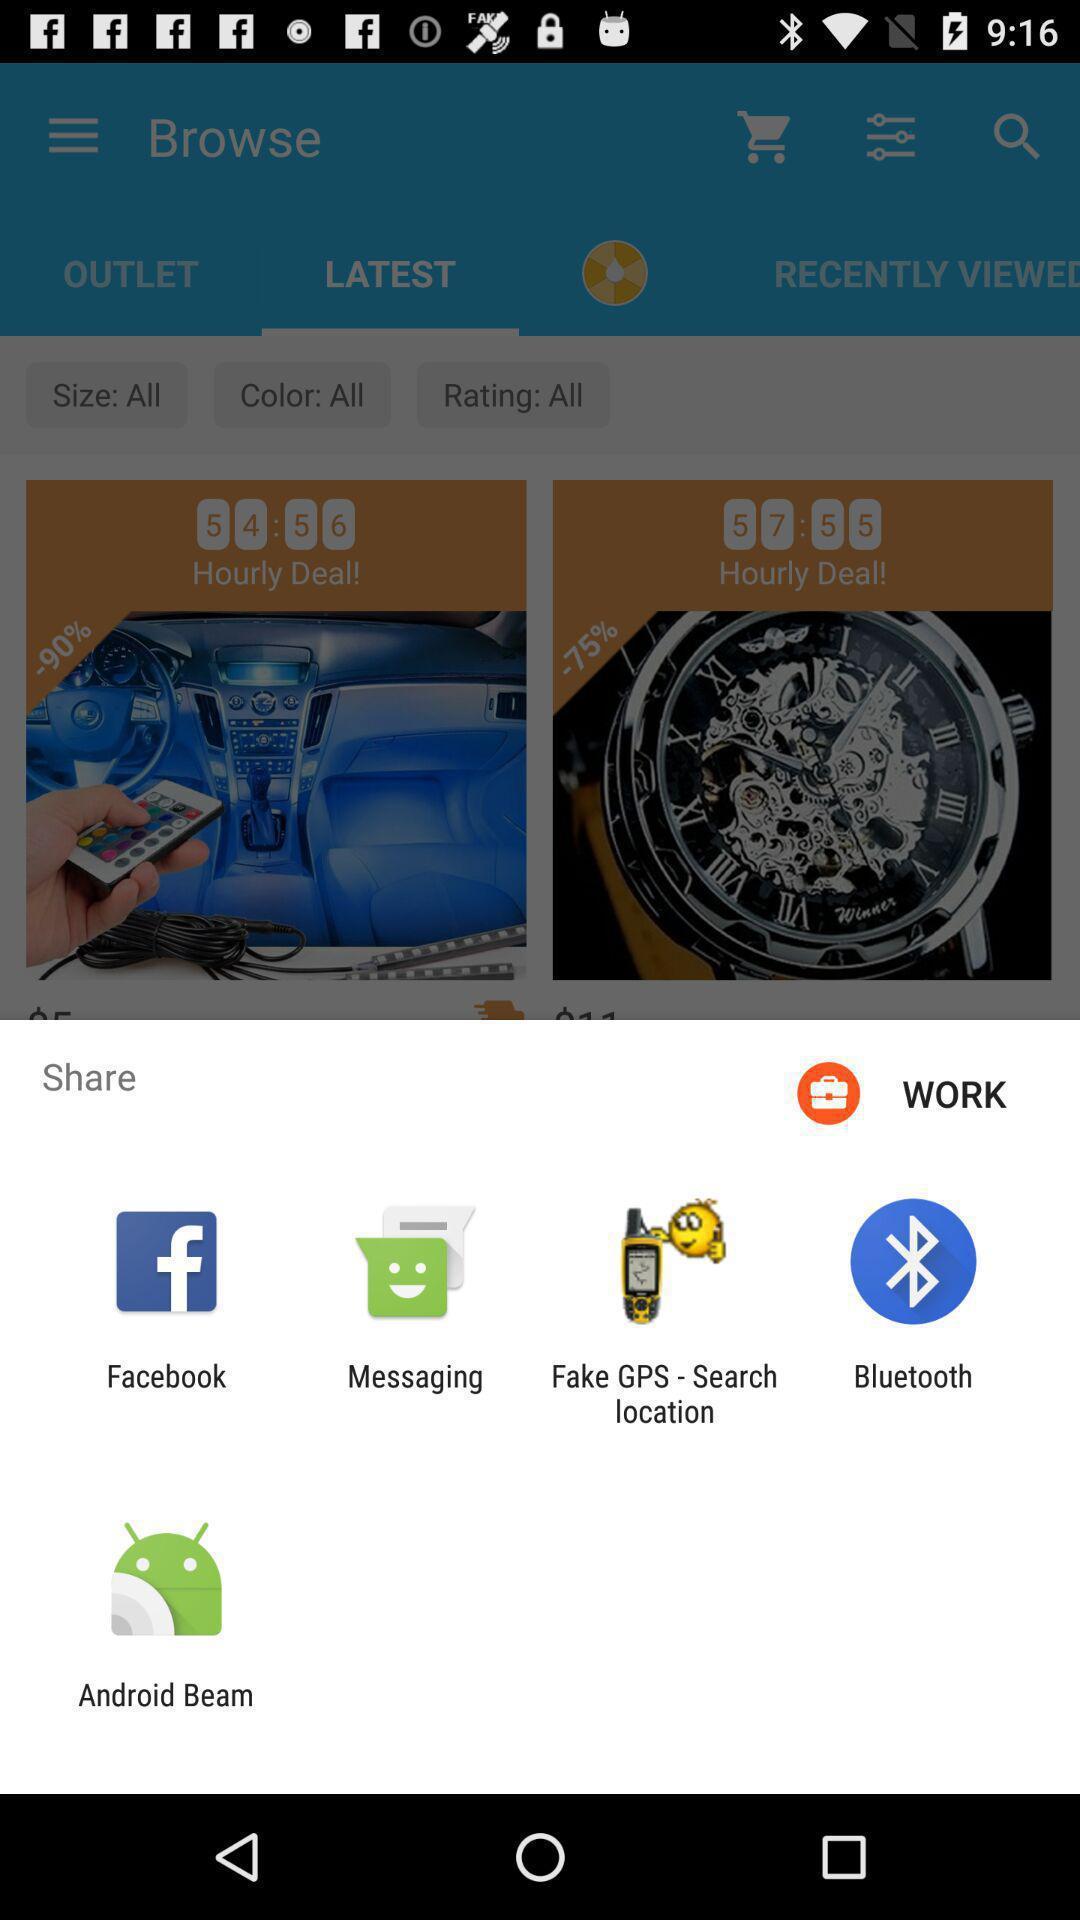 The width and height of the screenshot is (1080, 1920). Describe the element at coordinates (414, 1392) in the screenshot. I see `app next to fake gps search item` at that location.